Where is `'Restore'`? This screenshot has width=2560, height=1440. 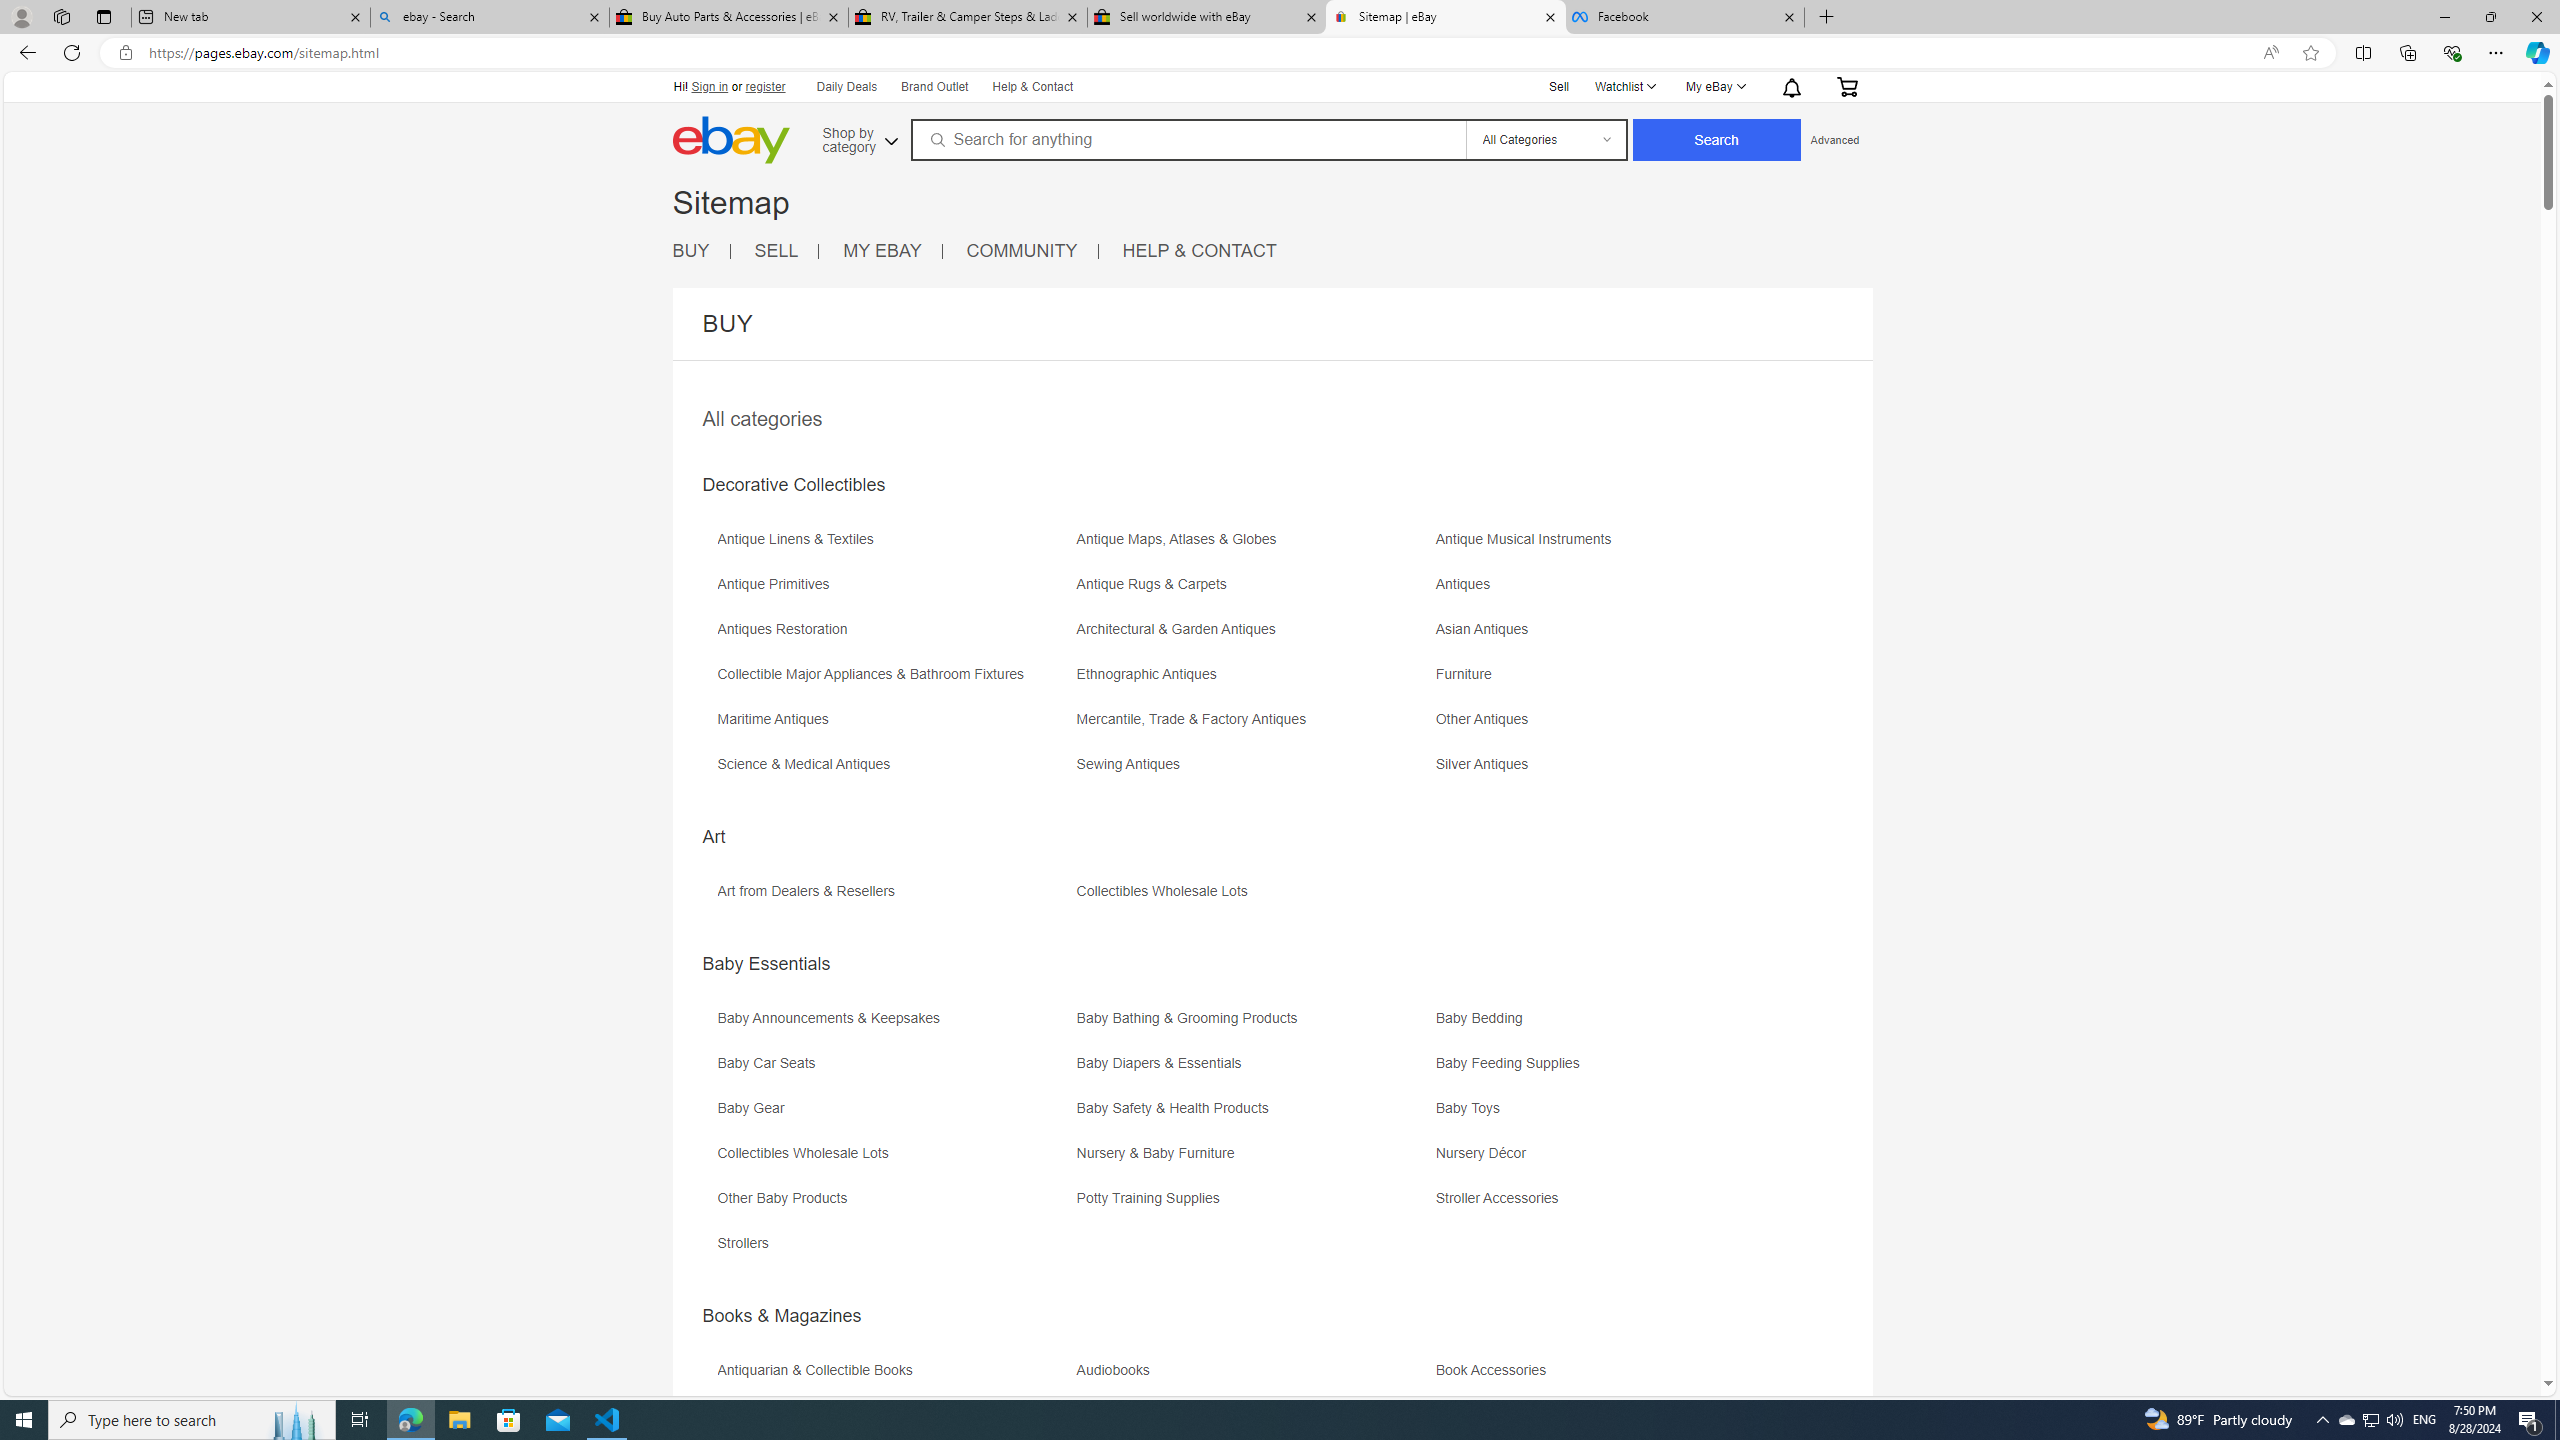
'Restore' is located at coordinates (2490, 16).